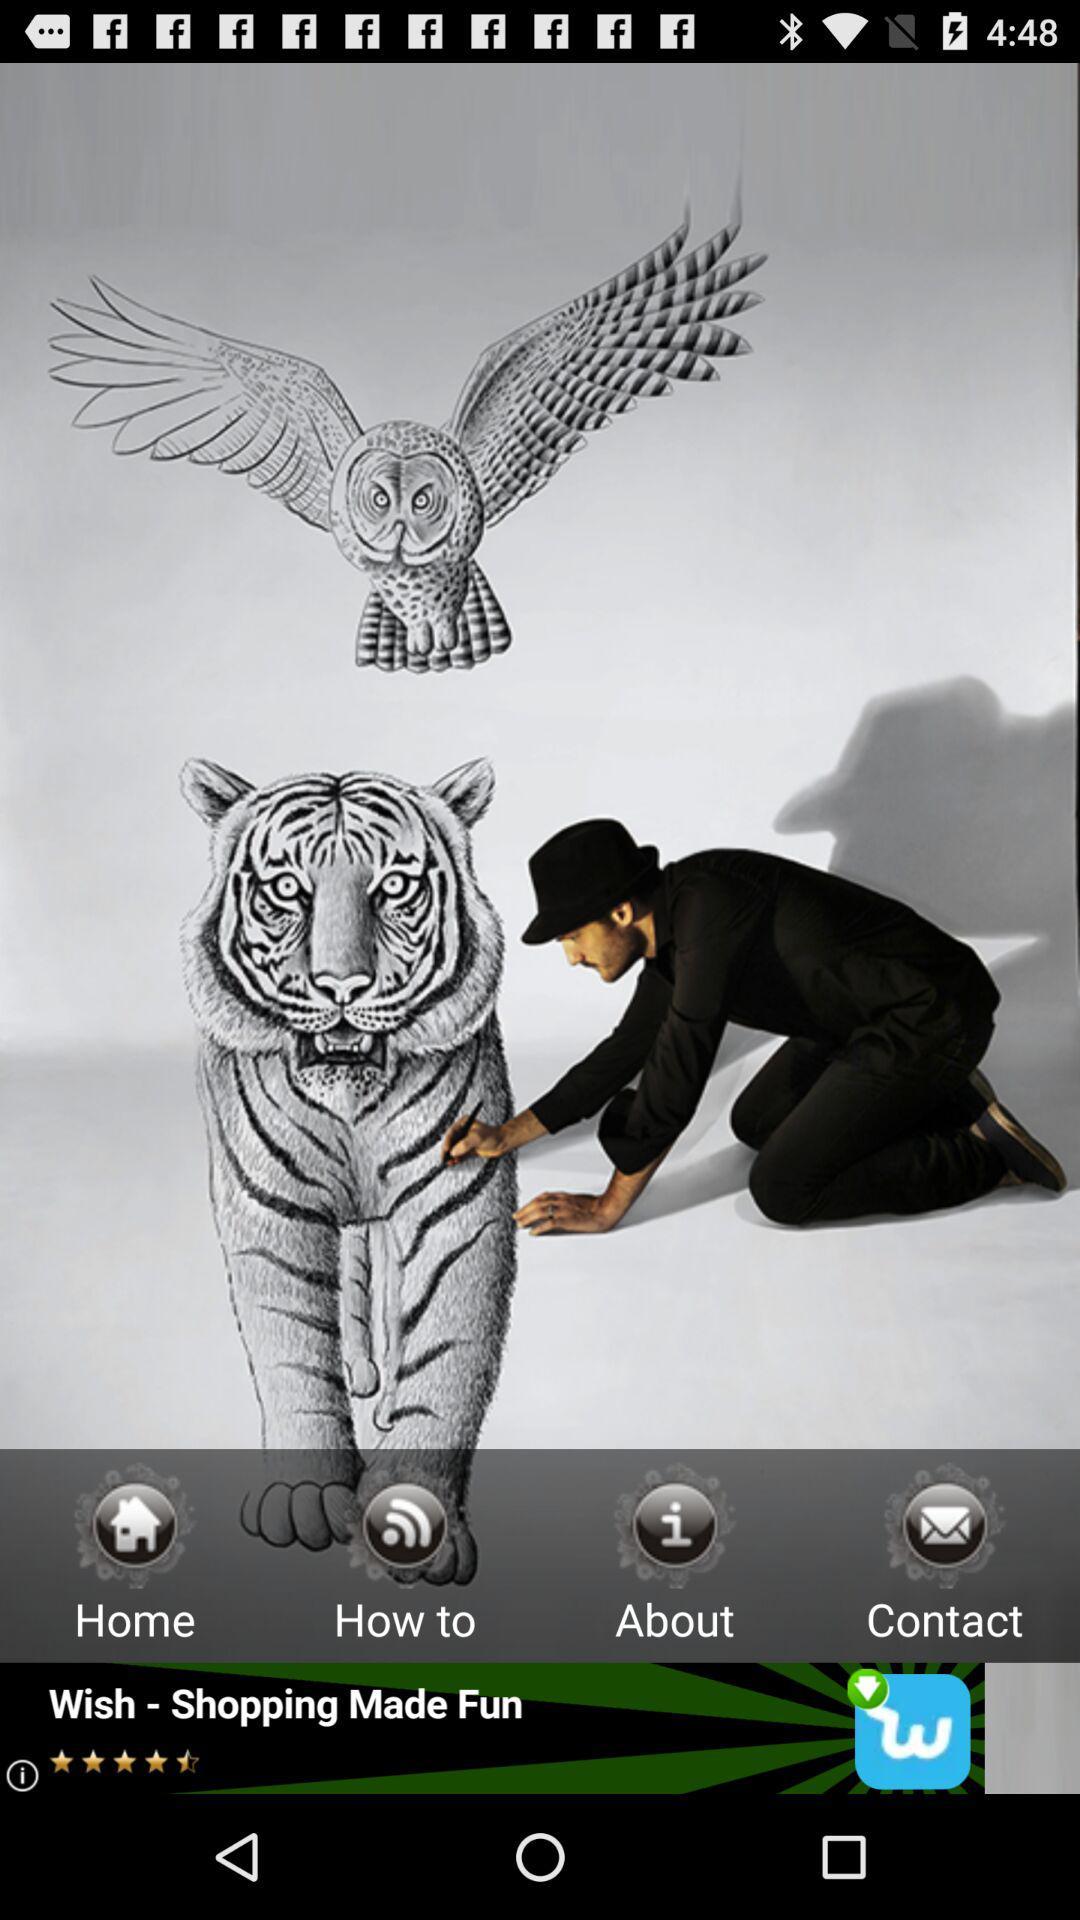 The image size is (1080, 1920). I want to click on open this advertisement, so click(492, 1727).